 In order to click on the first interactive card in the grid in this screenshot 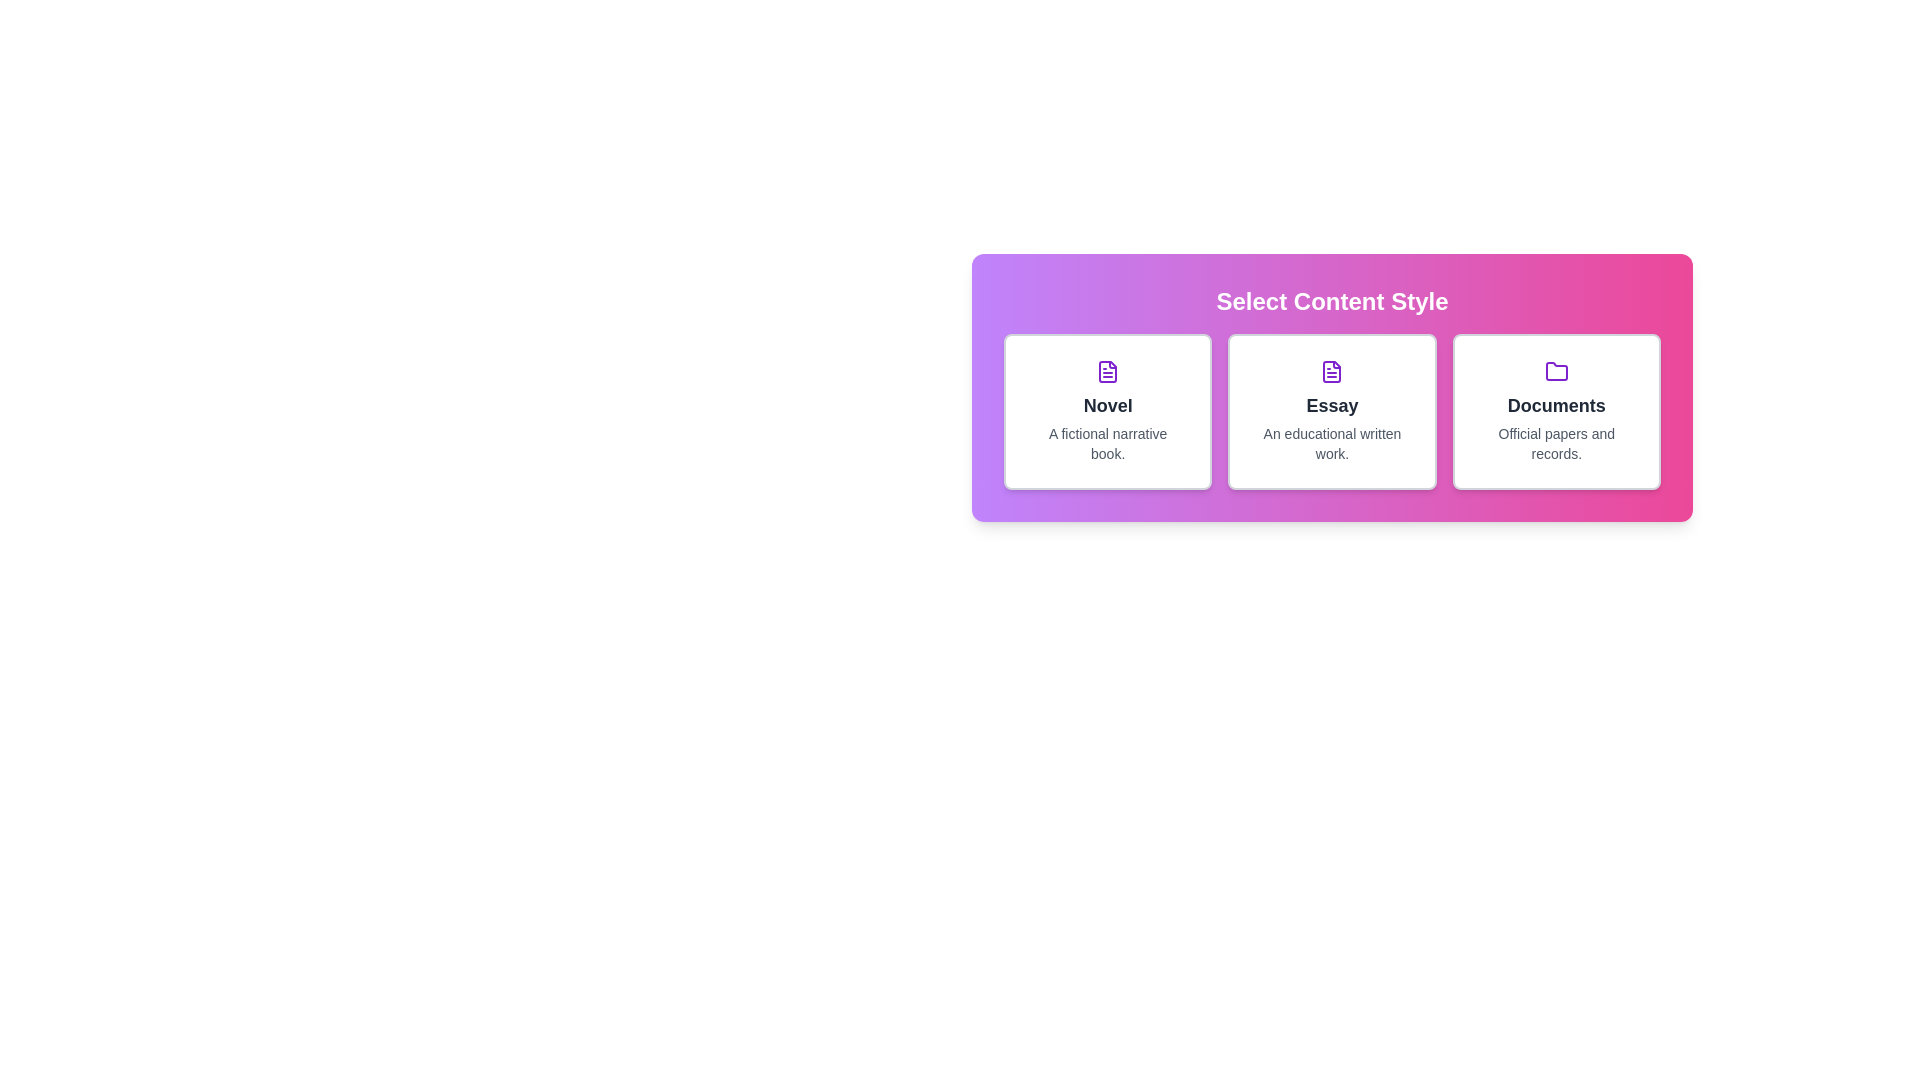, I will do `click(1107, 411)`.